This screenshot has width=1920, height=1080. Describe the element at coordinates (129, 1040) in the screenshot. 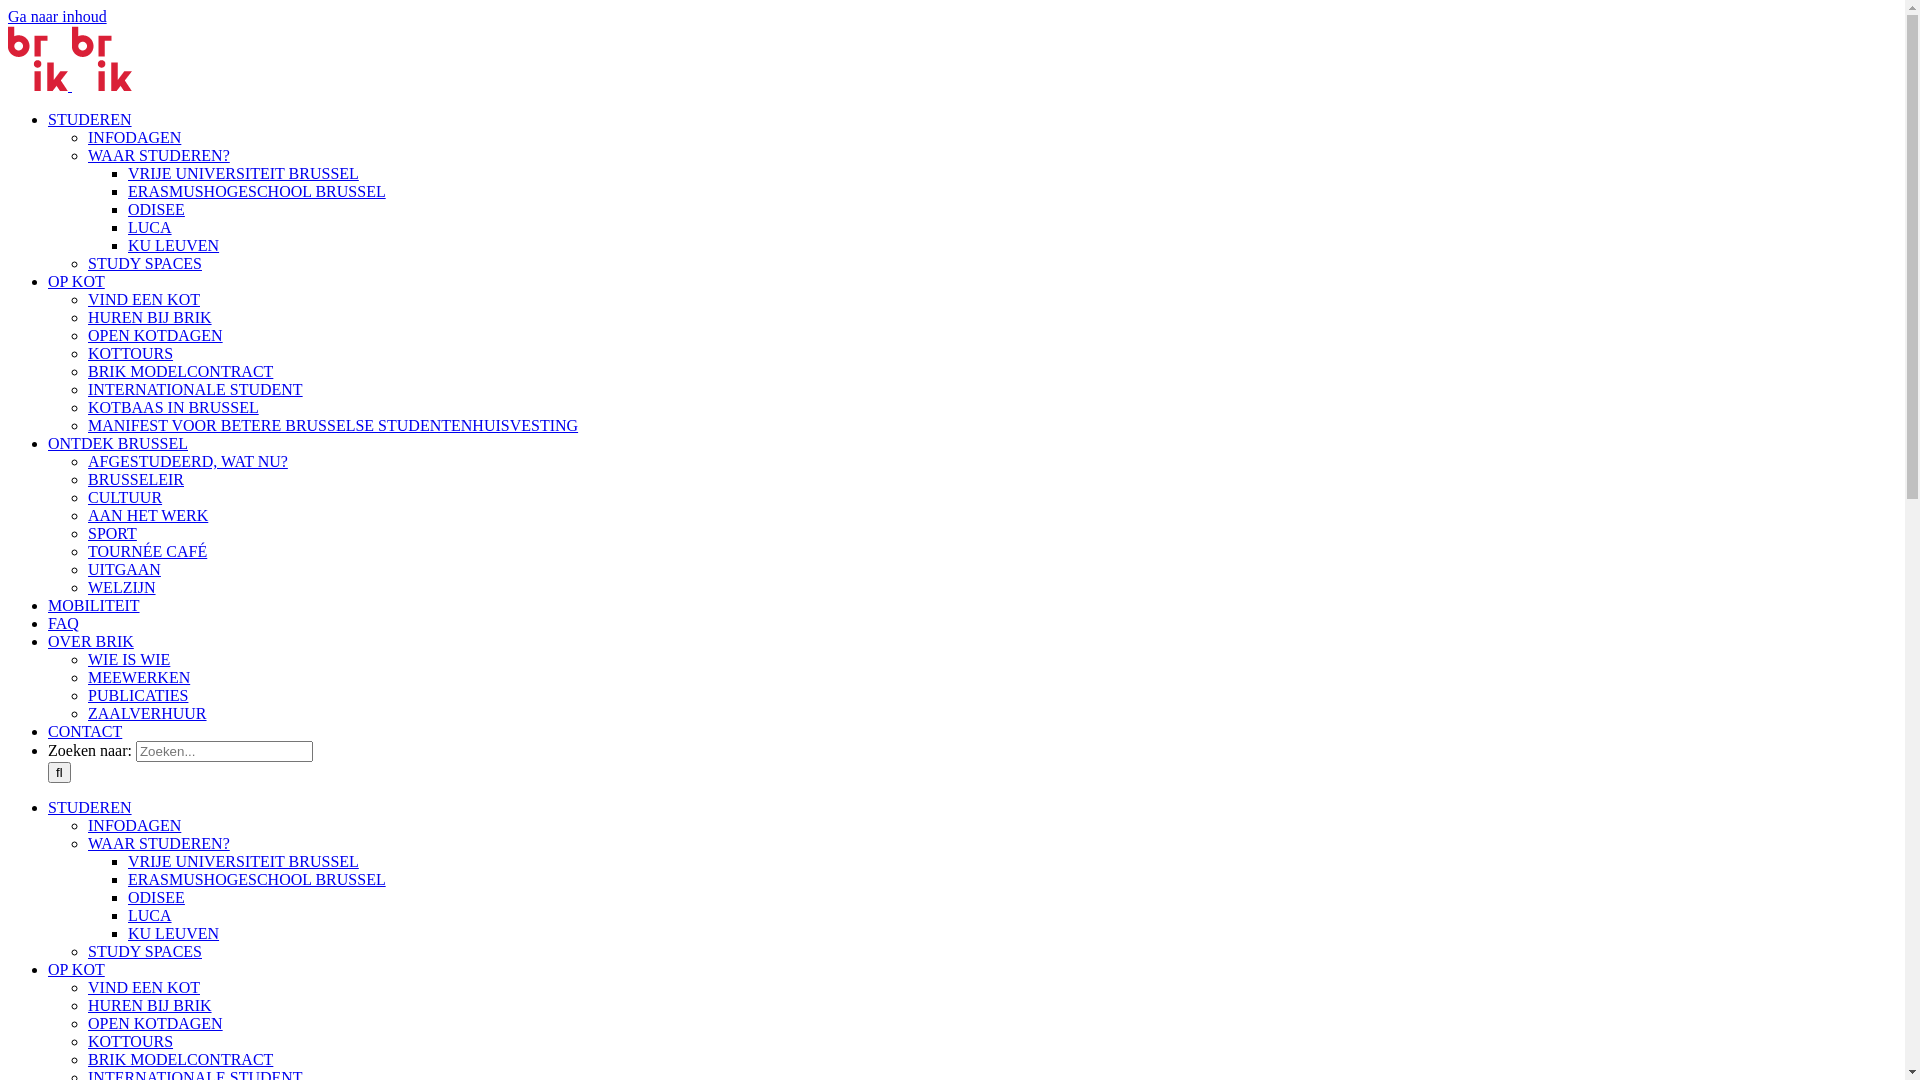

I see `'KOTTOURS'` at that location.